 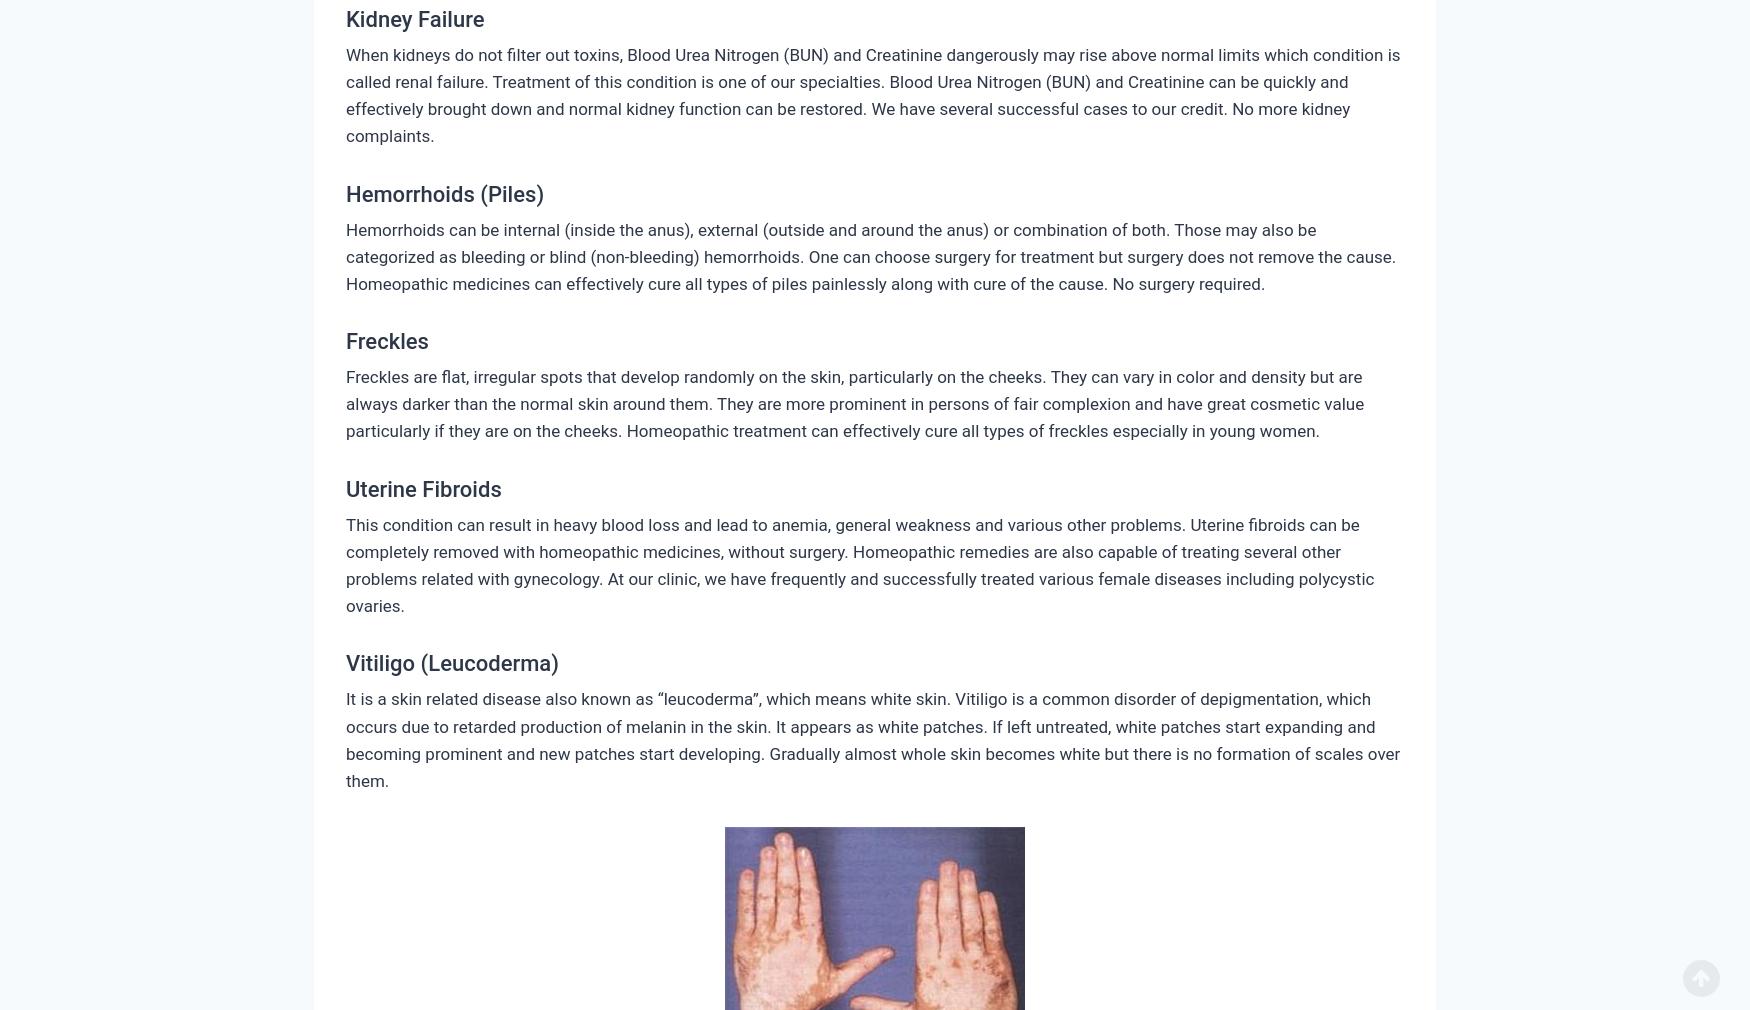 I want to click on 'Vitiligo (Leucoderma)', so click(x=345, y=662).